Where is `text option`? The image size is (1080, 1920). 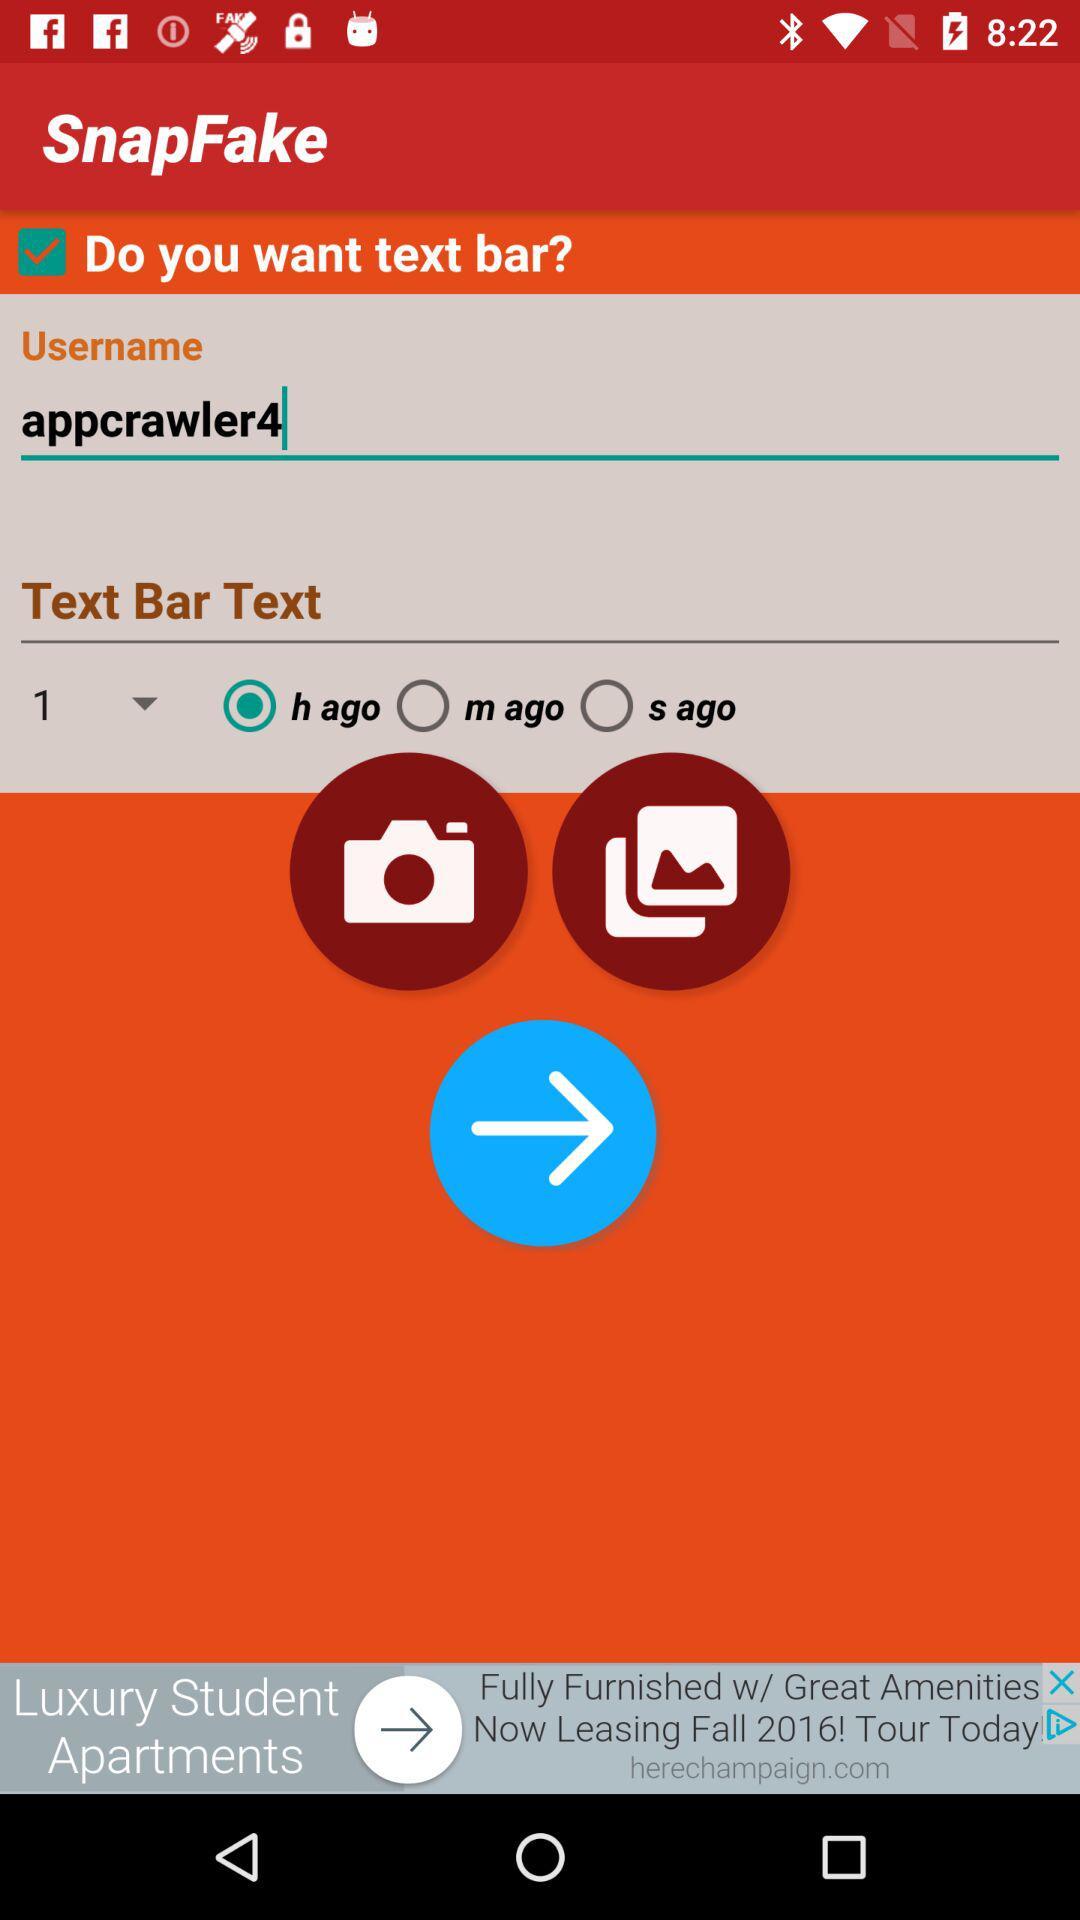
text option is located at coordinates (540, 601).